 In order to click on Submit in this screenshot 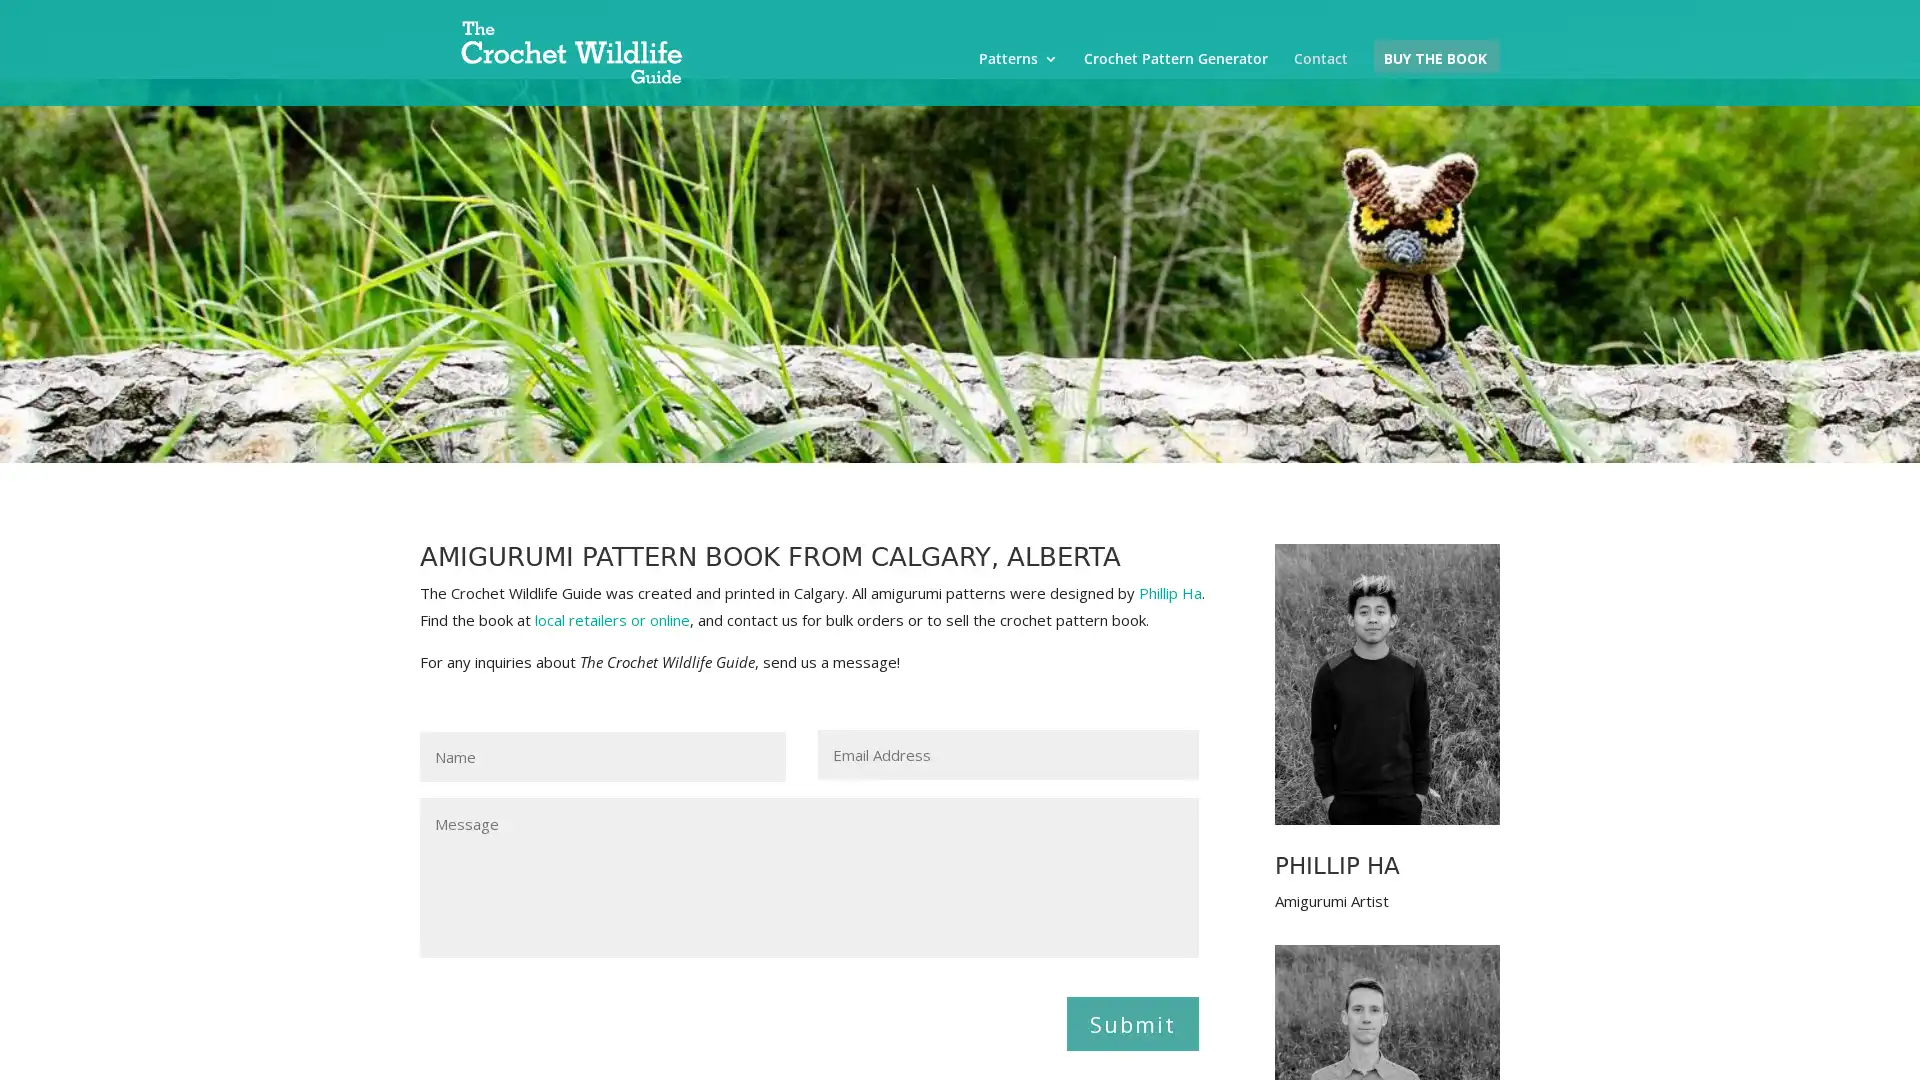, I will do `click(1132, 1022)`.